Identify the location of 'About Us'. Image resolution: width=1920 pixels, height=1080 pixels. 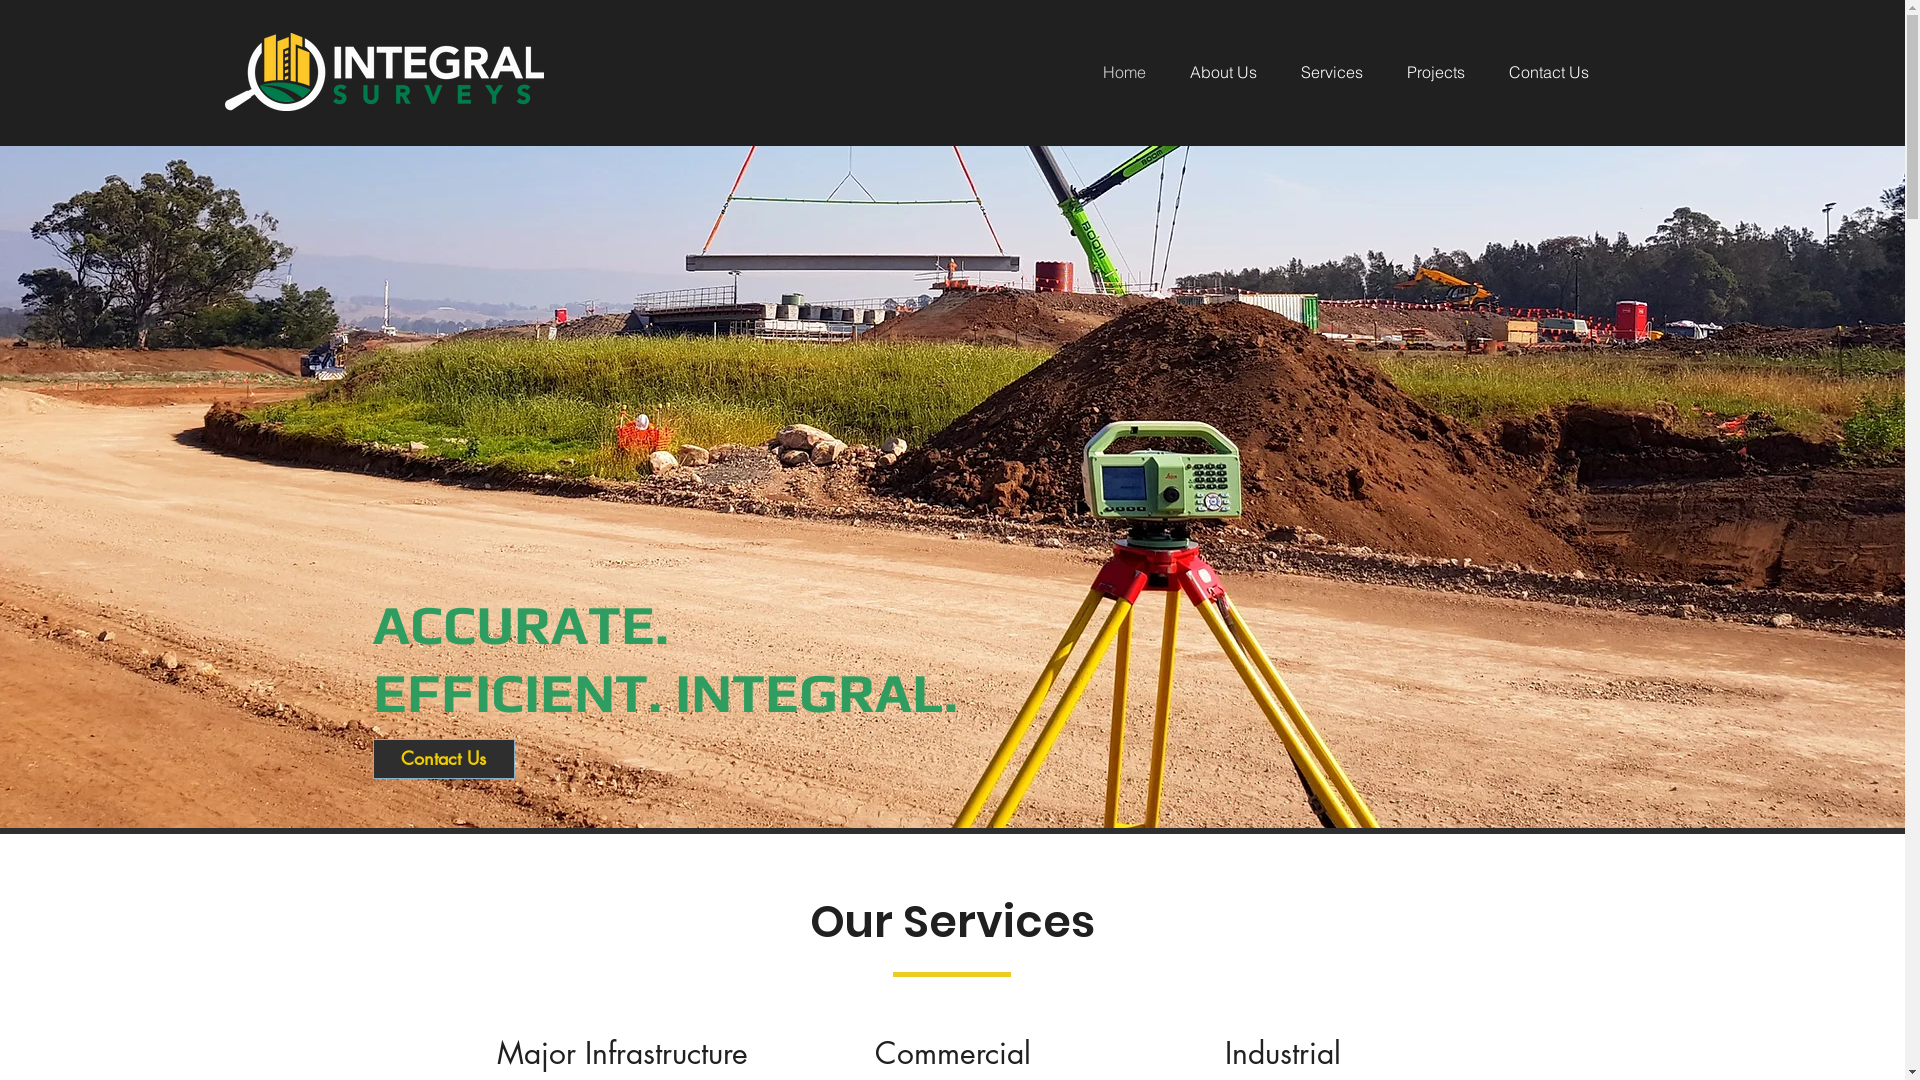
(1210, 71).